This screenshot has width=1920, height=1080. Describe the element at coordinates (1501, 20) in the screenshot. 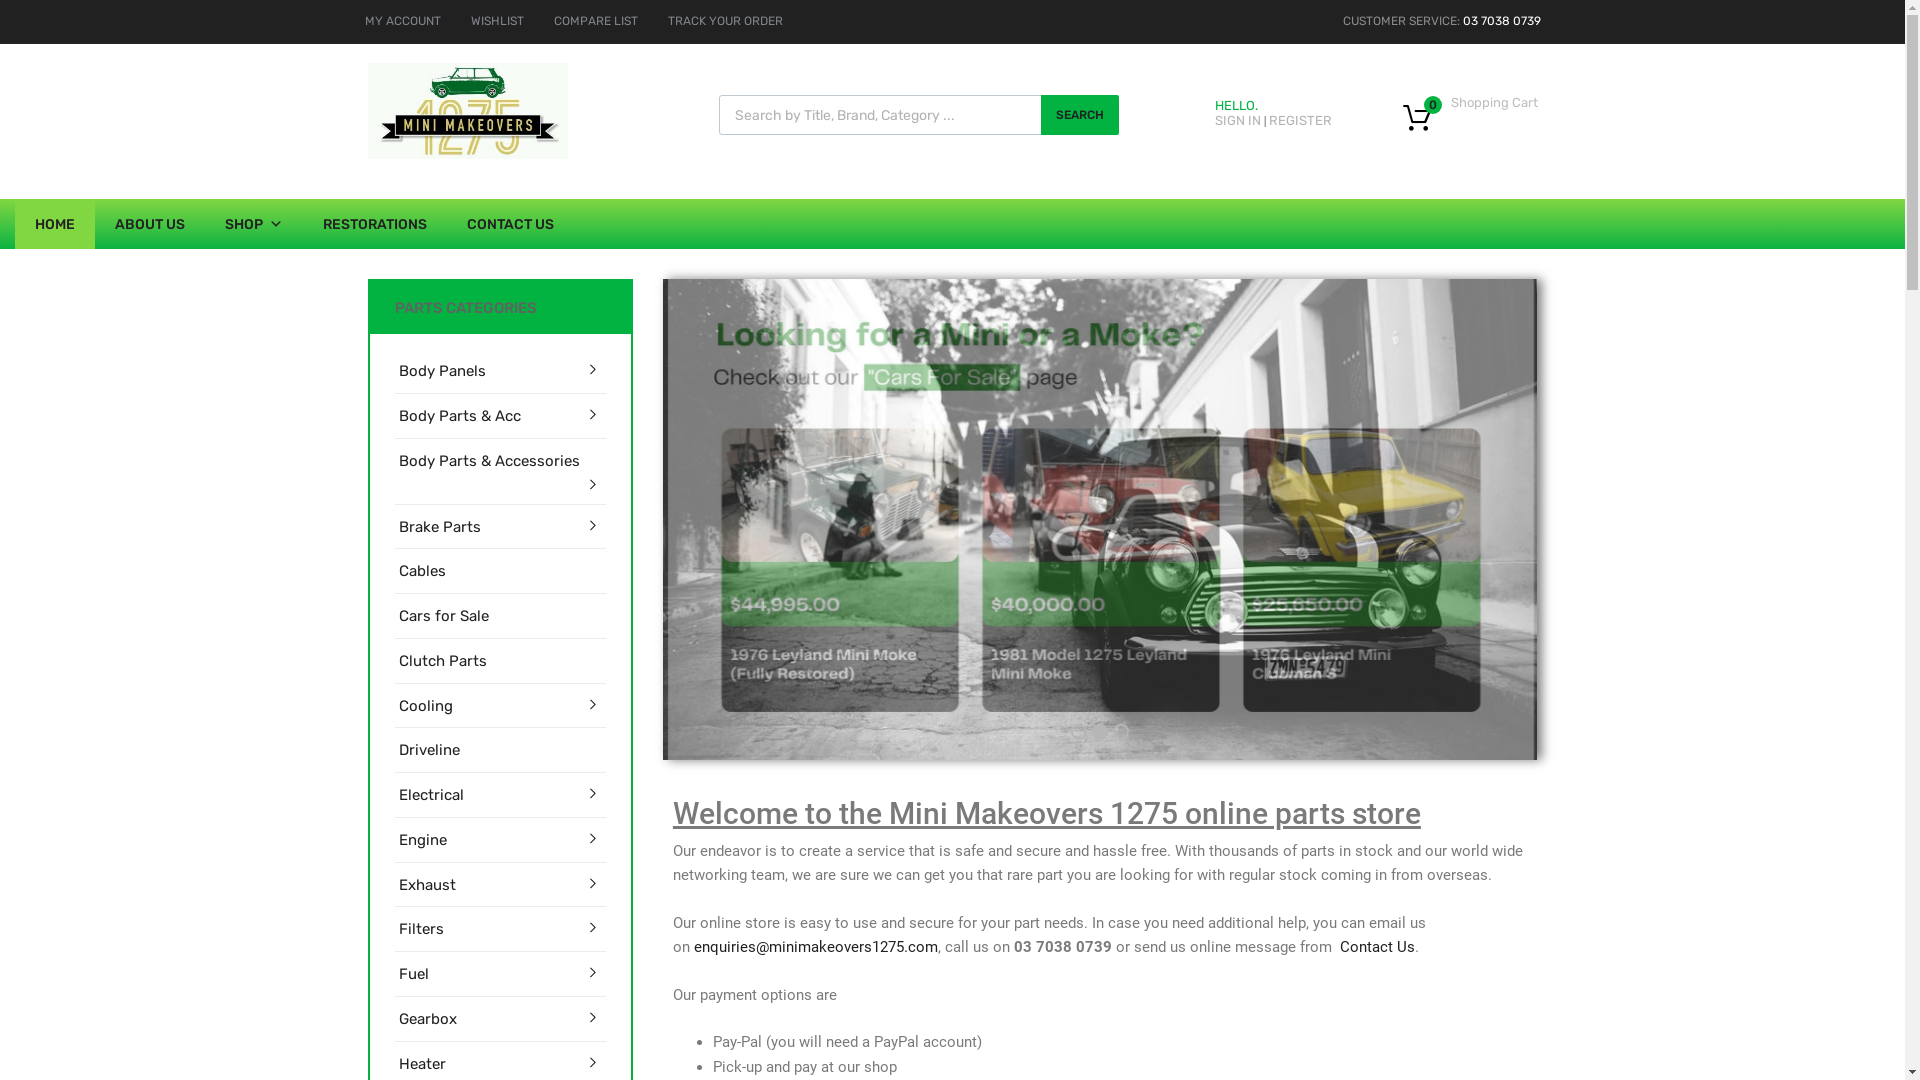

I see `'03 7038 0739'` at that location.